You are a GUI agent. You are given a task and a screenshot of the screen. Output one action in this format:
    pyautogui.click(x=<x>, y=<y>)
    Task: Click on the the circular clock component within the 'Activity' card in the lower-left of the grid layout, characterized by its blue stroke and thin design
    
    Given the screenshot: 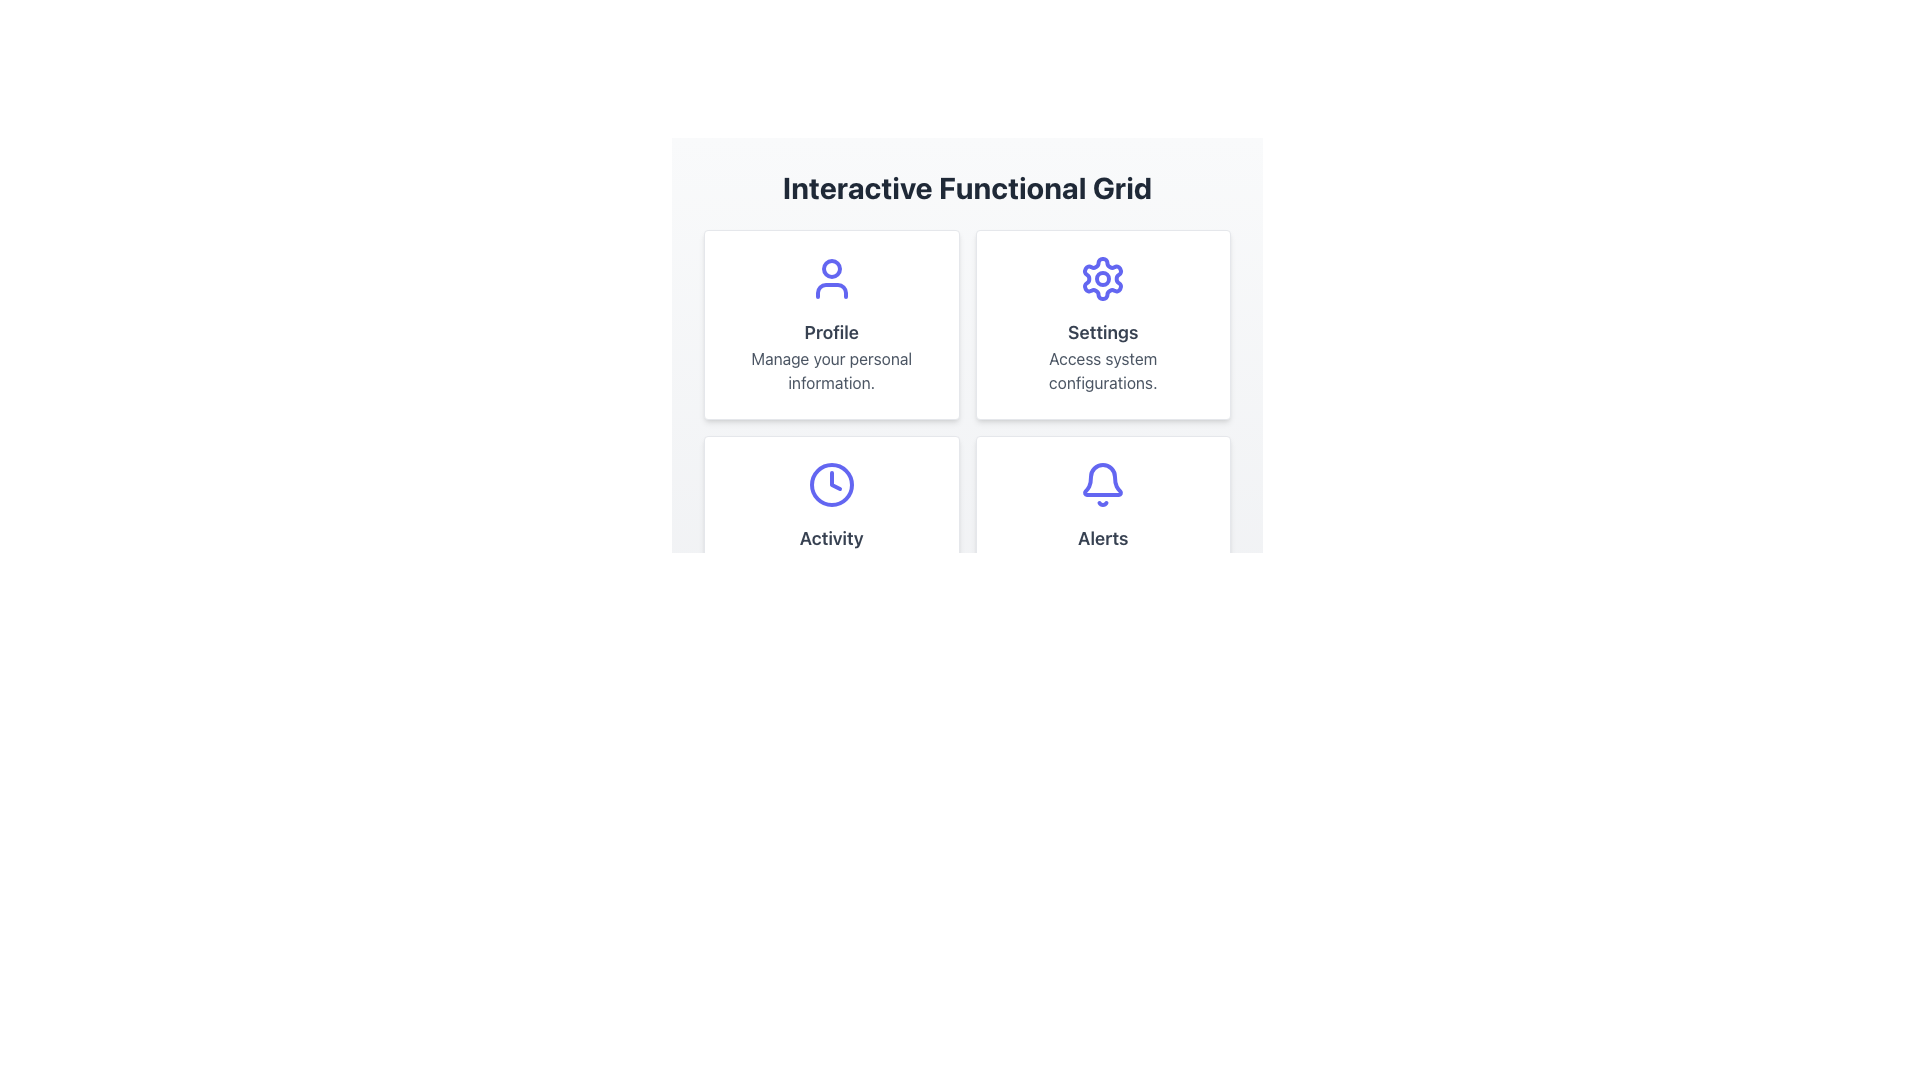 What is the action you would take?
    pyautogui.click(x=831, y=485)
    